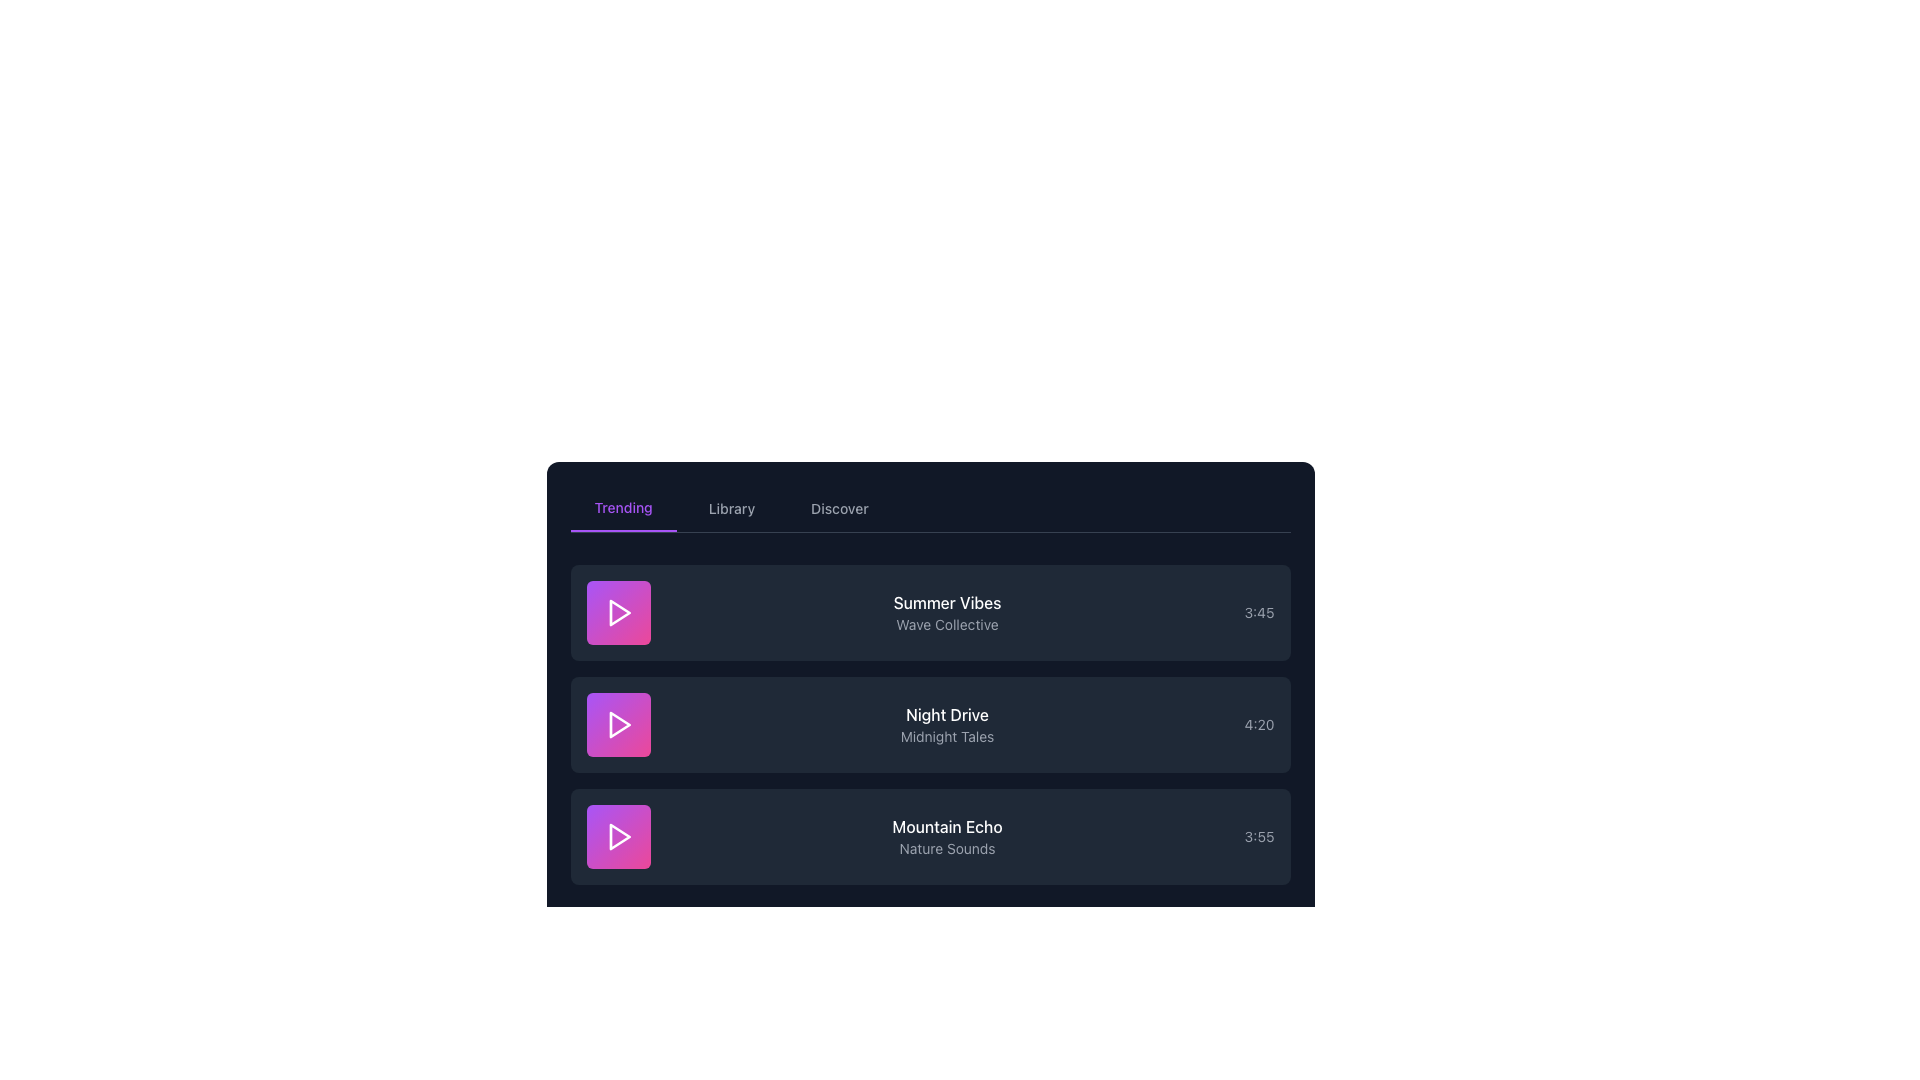 The width and height of the screenshot is (1920, 1080). What do you see at coordinates (946, 725) in the screenshot?
I see `the text block displaying 'Night Drive' and 'Midnight Tales'` at bounding box center [946, 725].